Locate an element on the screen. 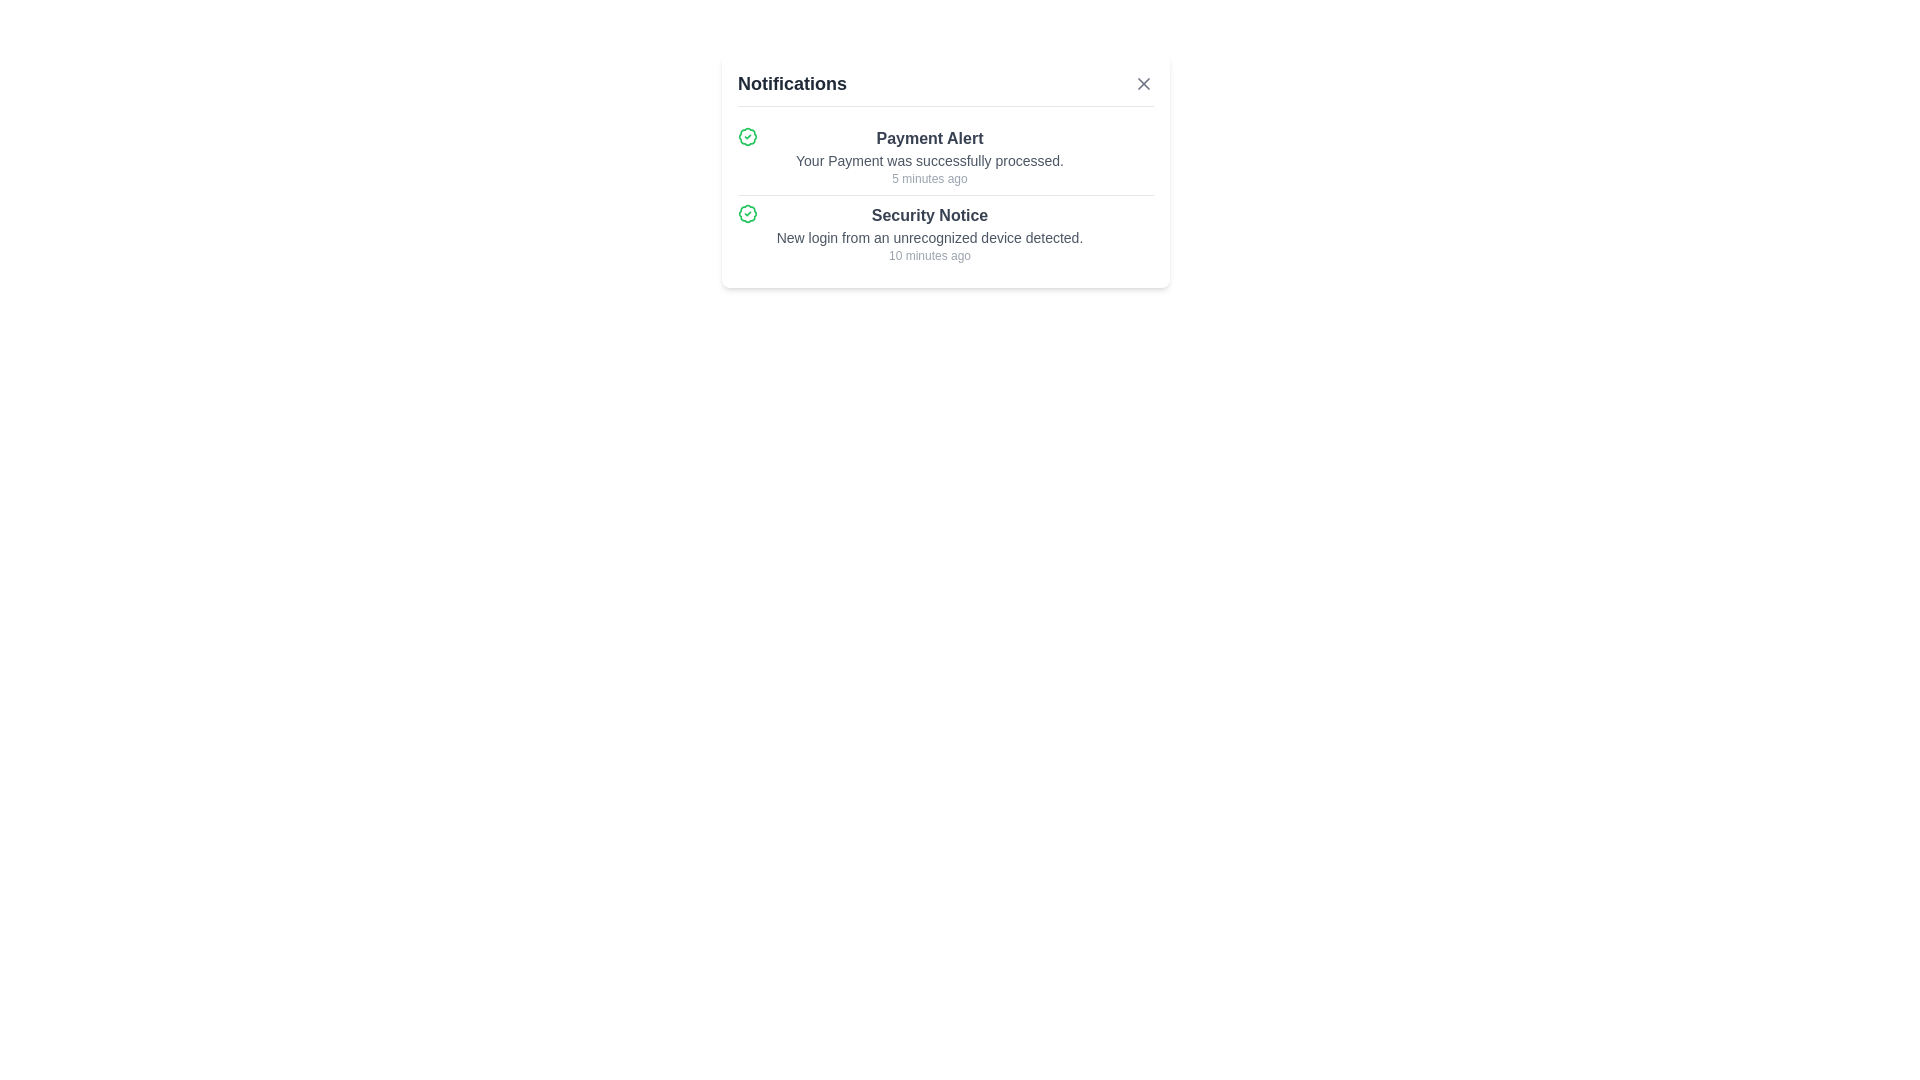 This screenshot has width=1920, height=1080. descriptive text located below the 'Security Notice' heading and above the '10 minutes ago' timestamp in the notification list is located at coordinates (929, 237).